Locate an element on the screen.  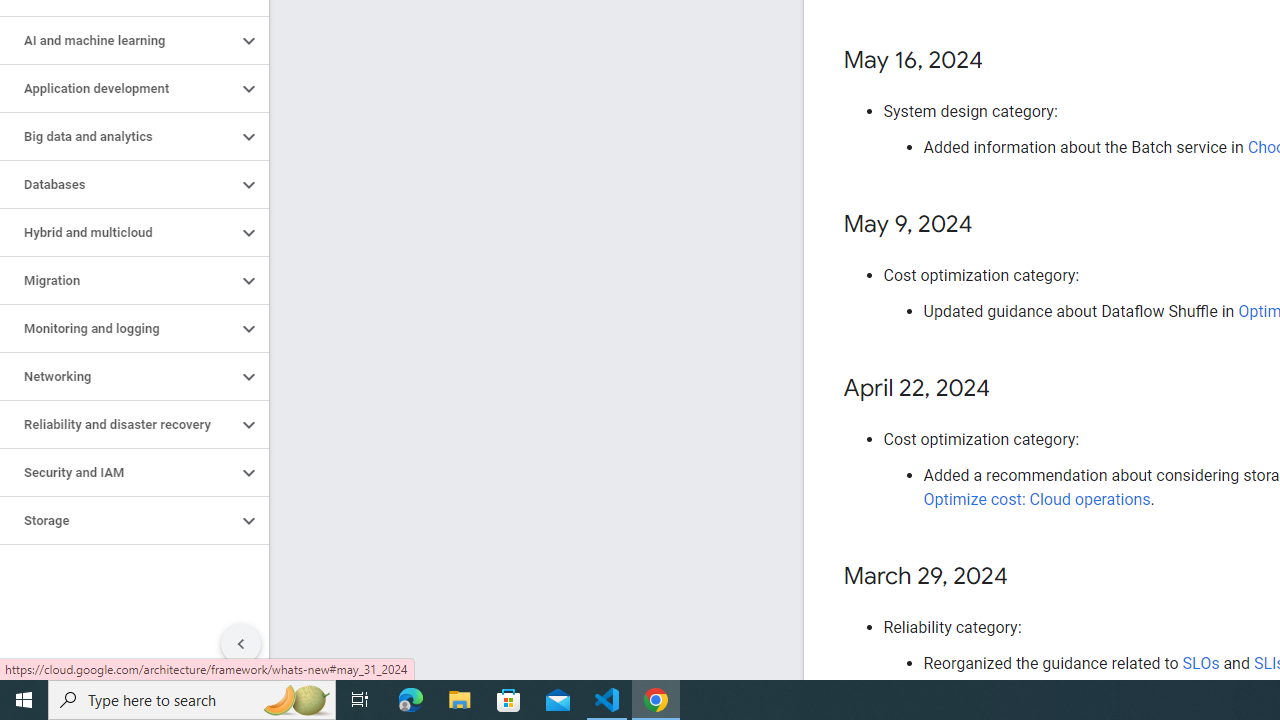
'Hide side navigation' is located at coordinates (240, 644).